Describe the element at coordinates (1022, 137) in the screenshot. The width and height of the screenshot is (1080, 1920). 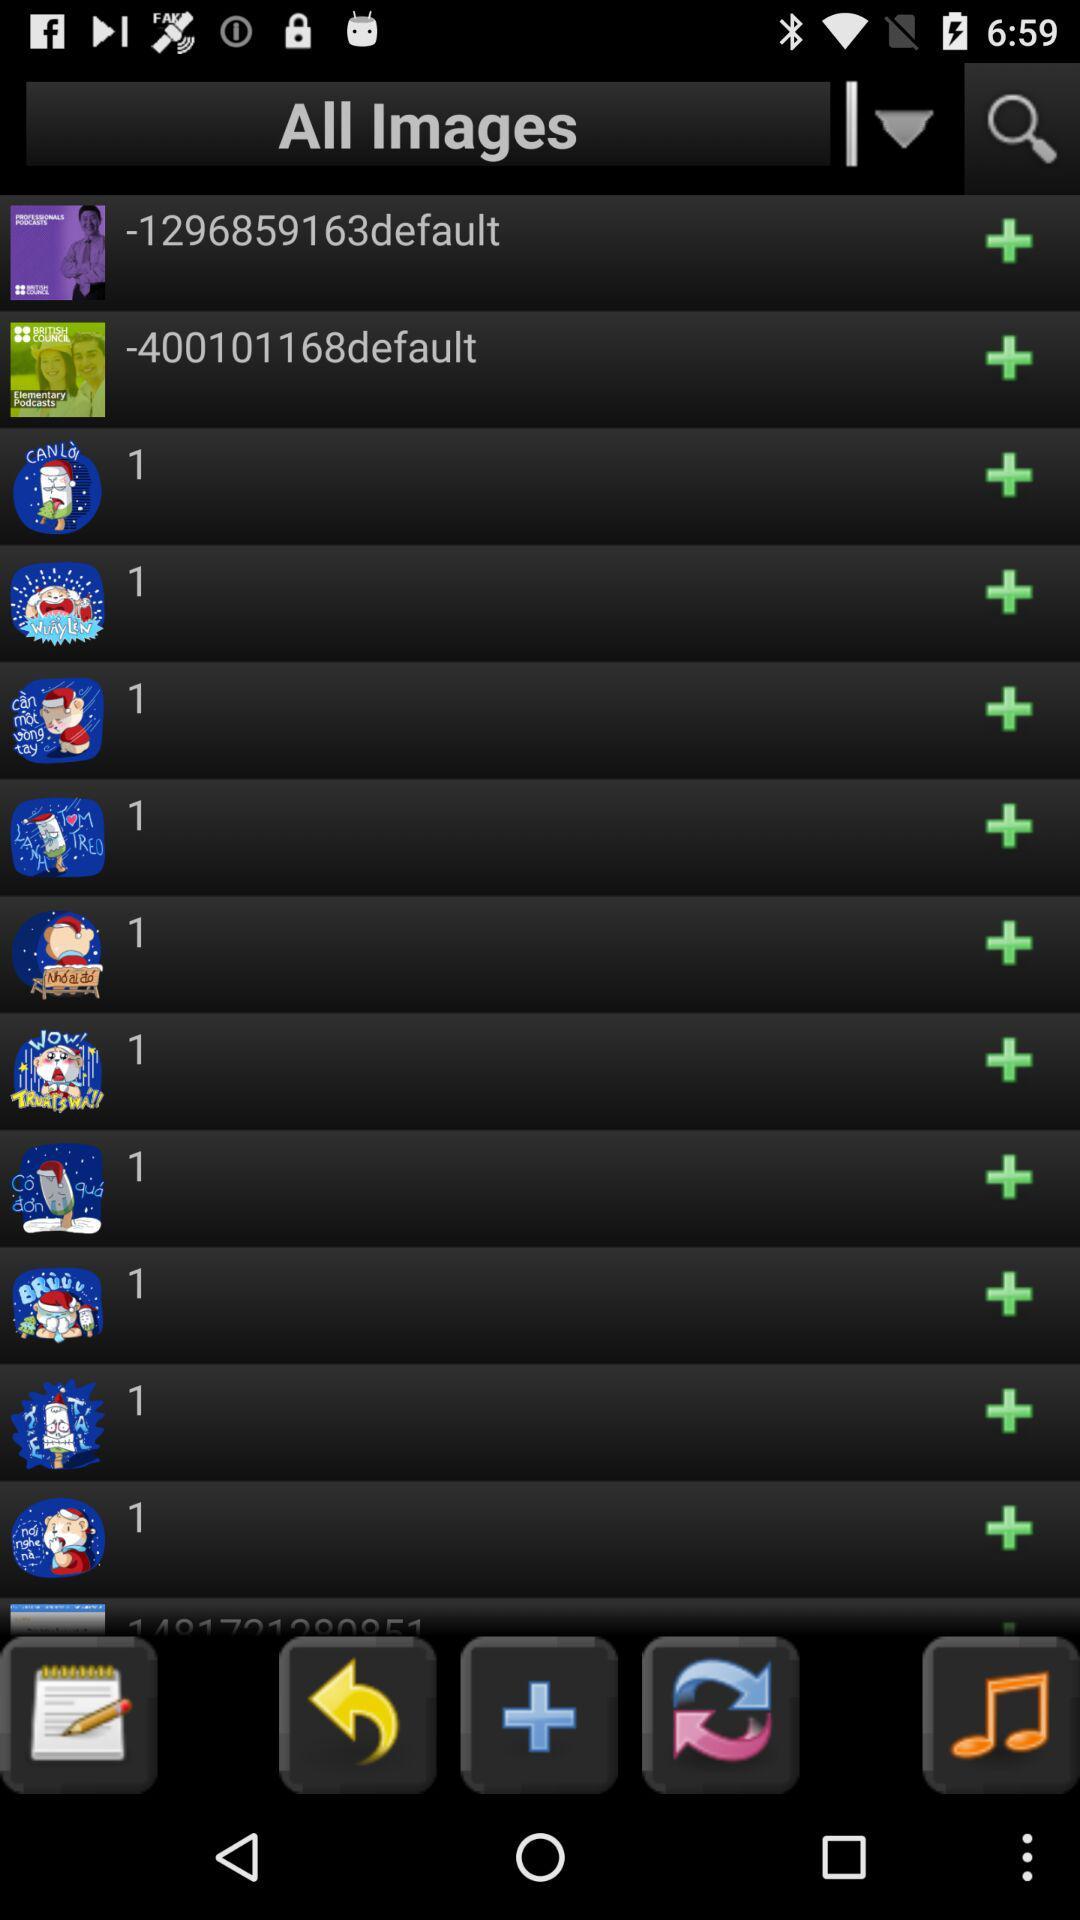
I see `the search icon` at that location.